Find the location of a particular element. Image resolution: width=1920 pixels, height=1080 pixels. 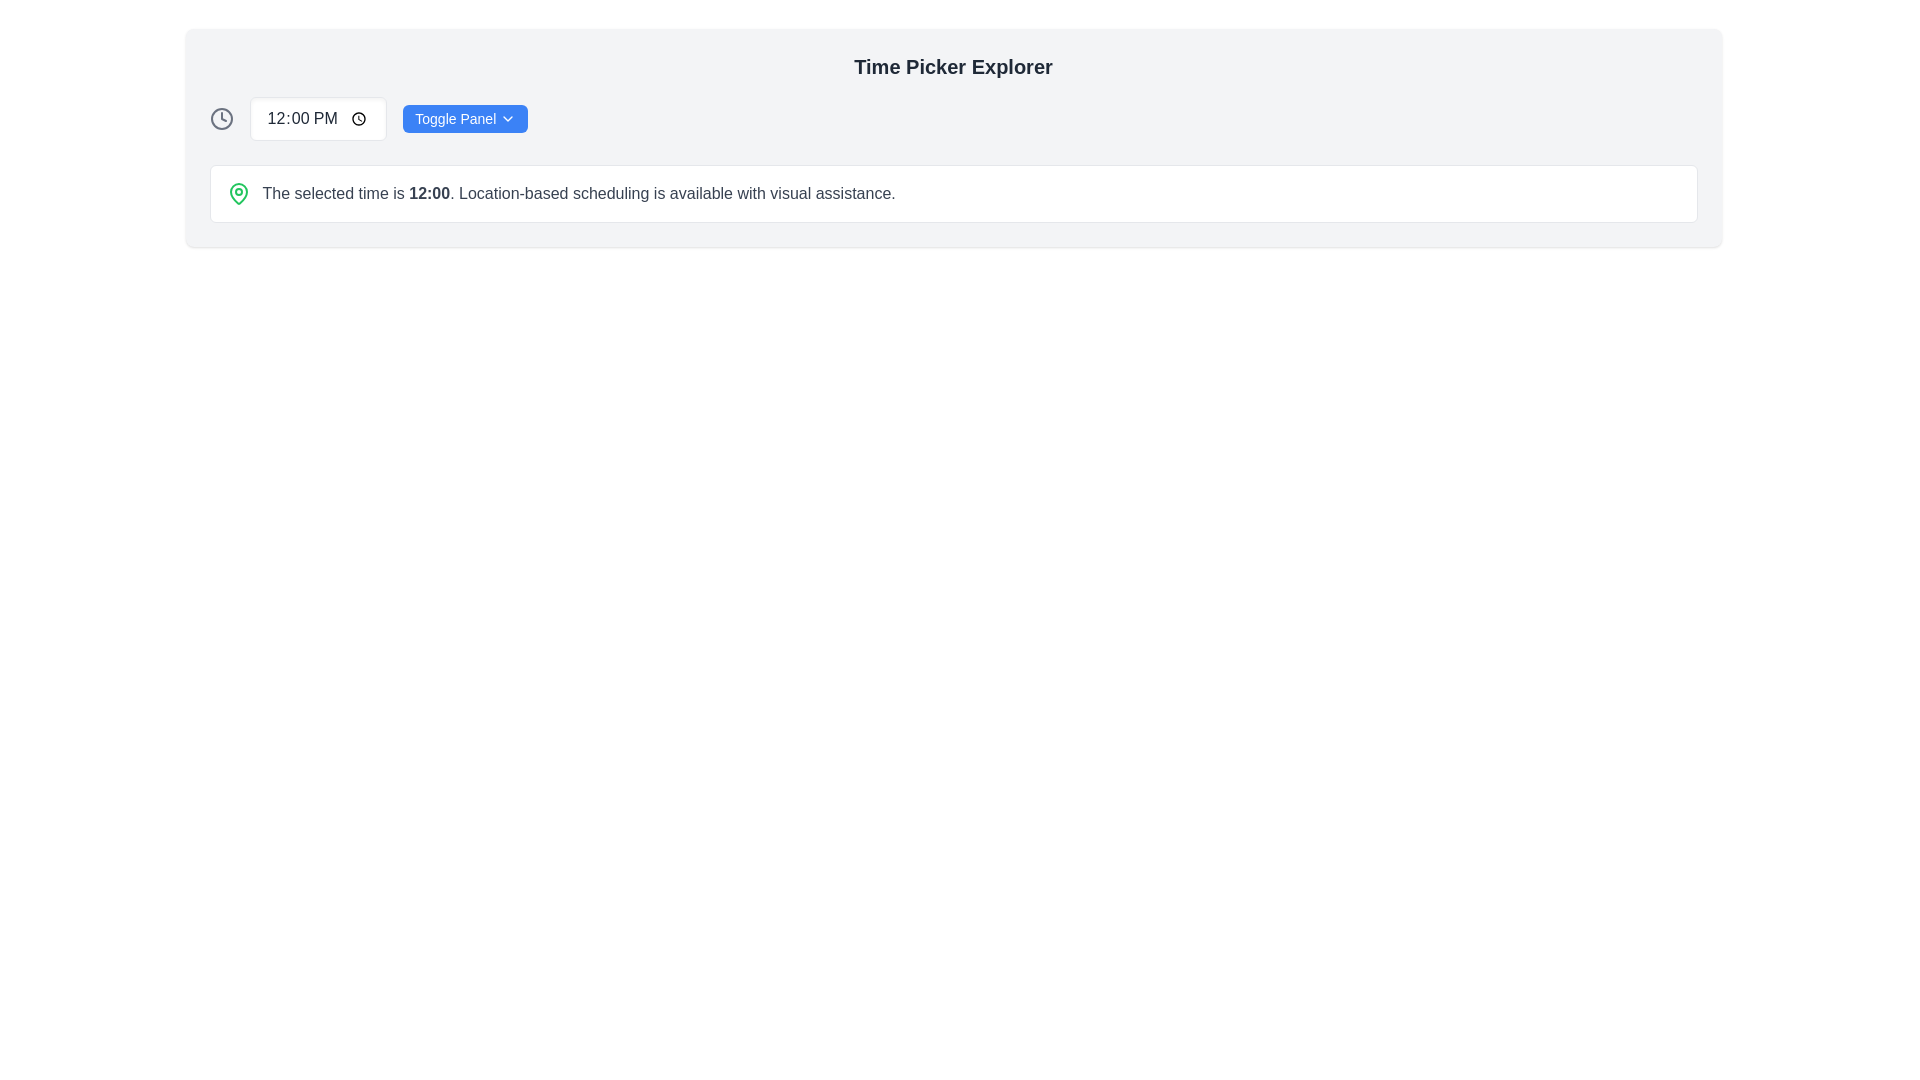

the text element that displays the selected time value within the sentence 'The selected time is 12:00. Location-based scheduling is available with visual assistance.' is located at coordinates (428, 193).